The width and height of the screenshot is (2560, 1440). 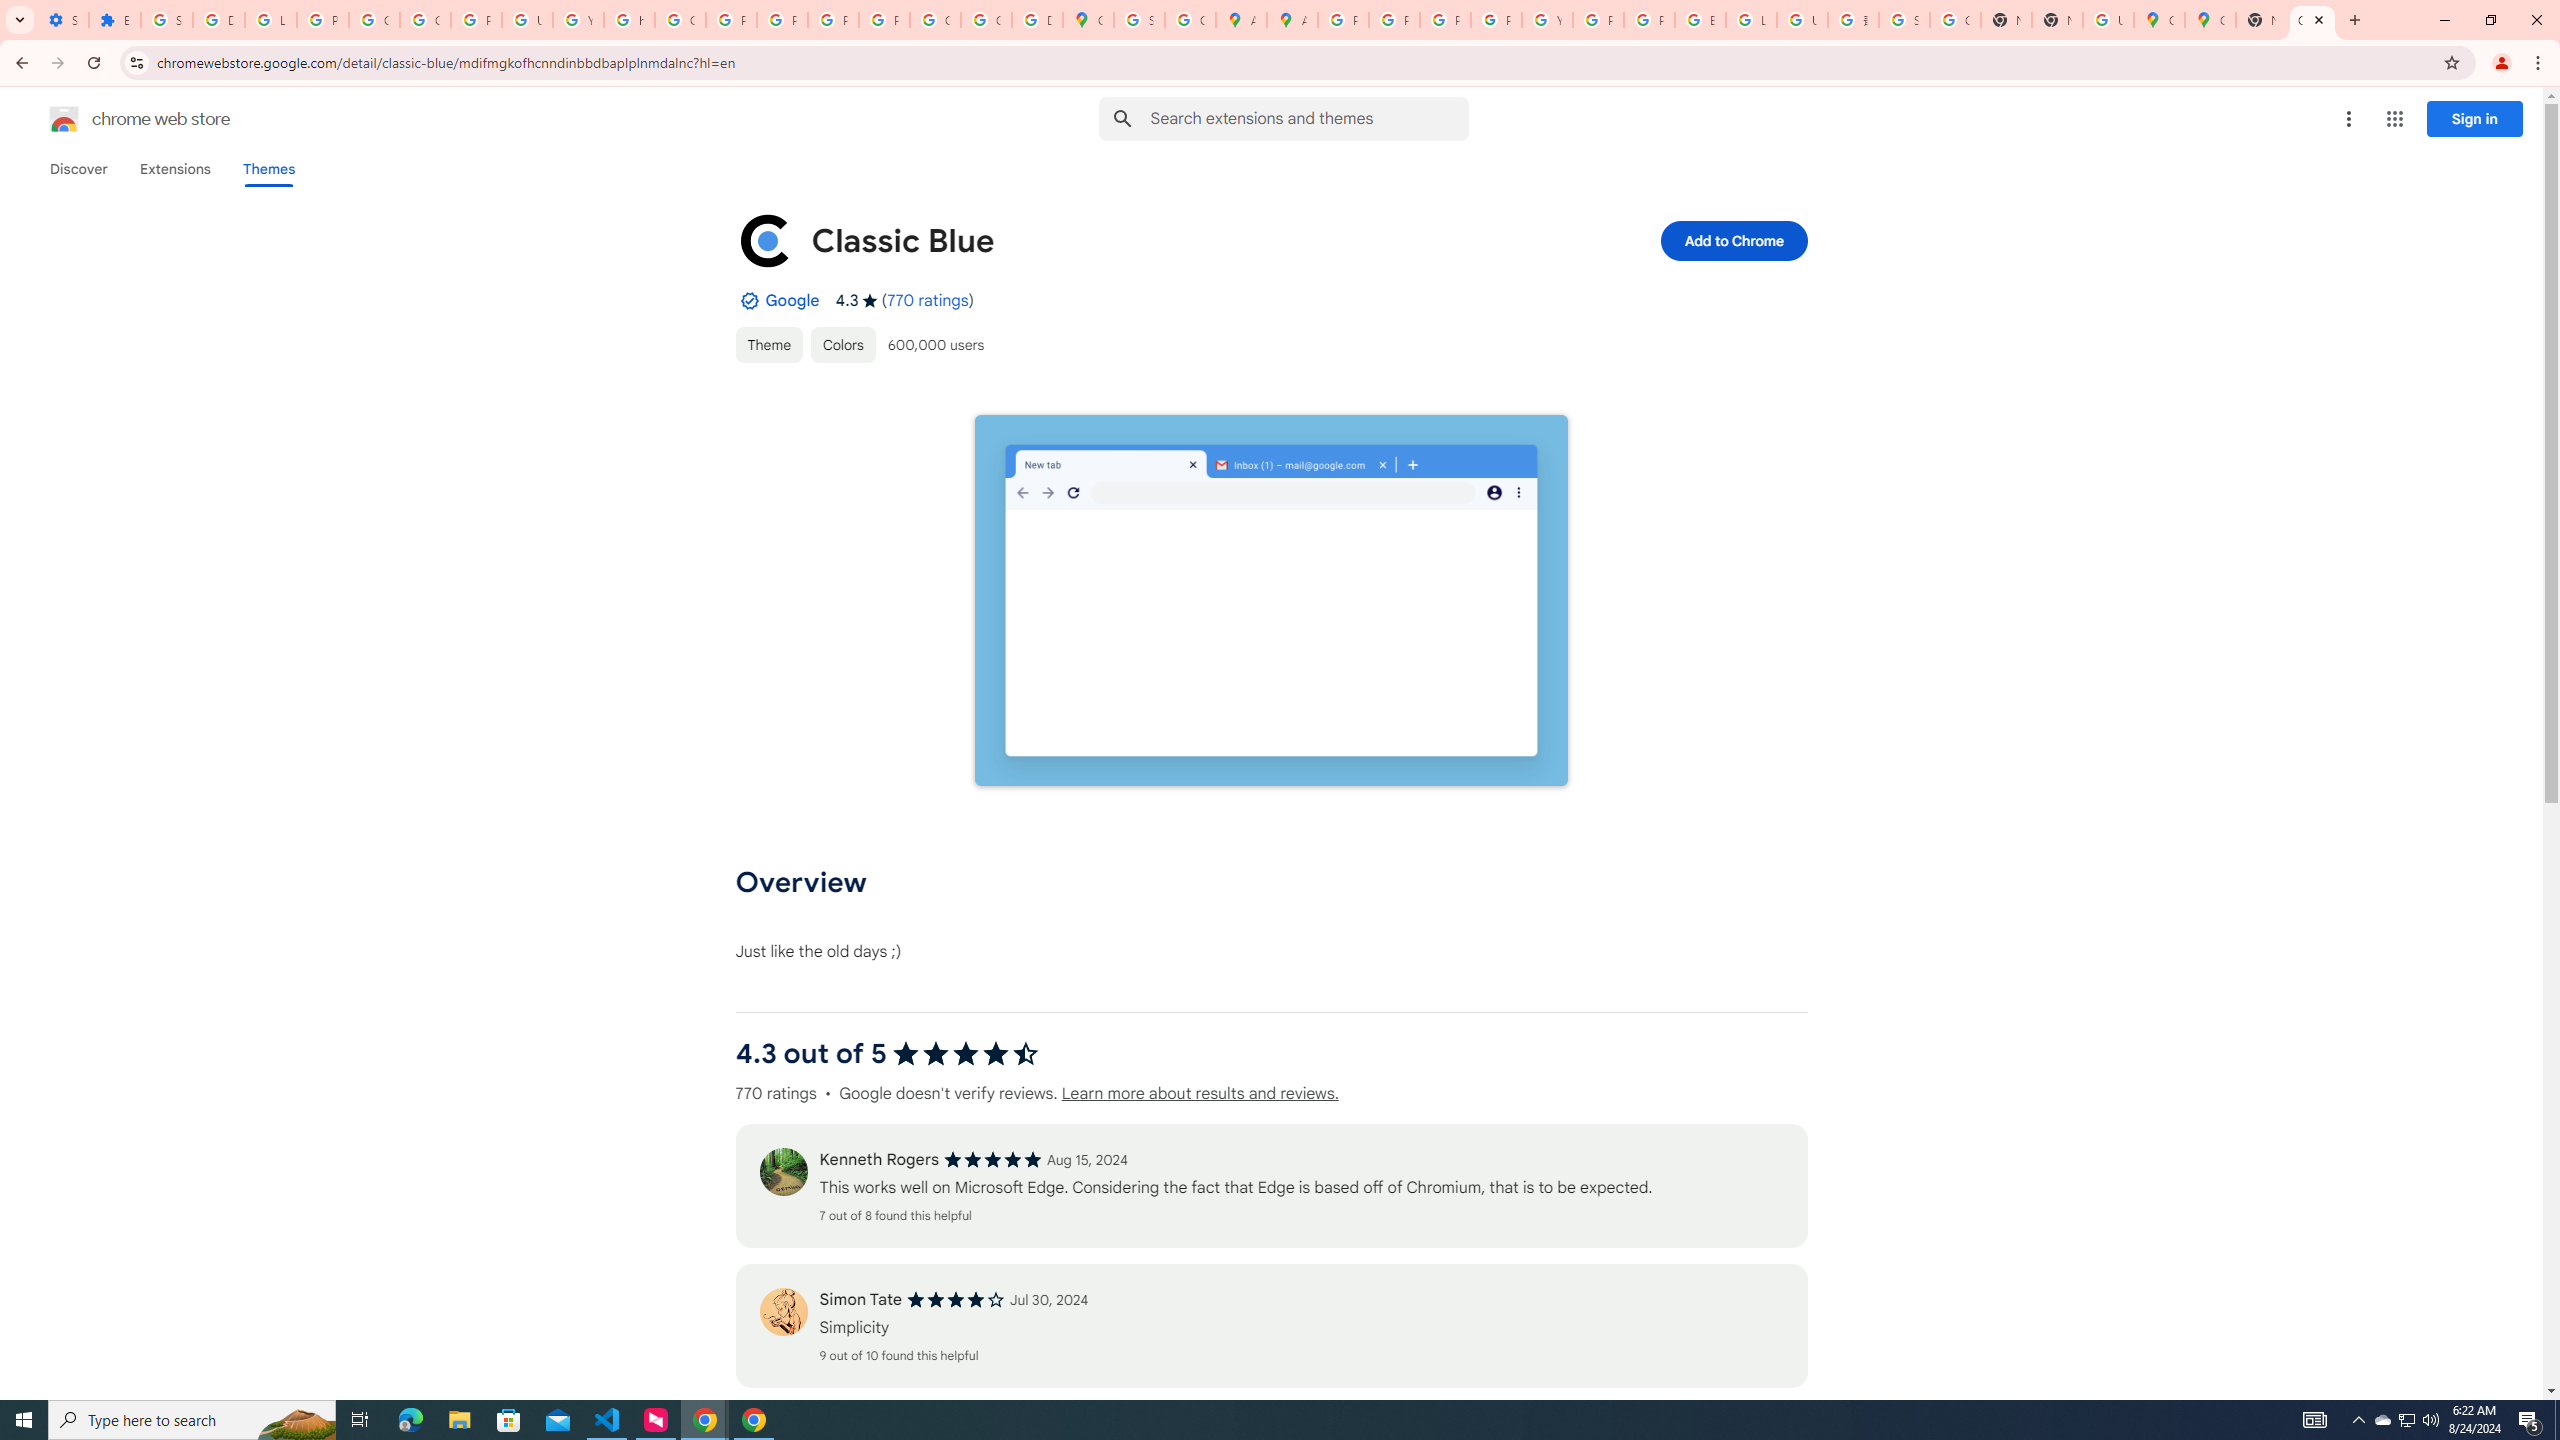 What do you see at coordinates (1308, 118) in the screenshot?
I see `'Search input'` at bounding box center [1308, 118].